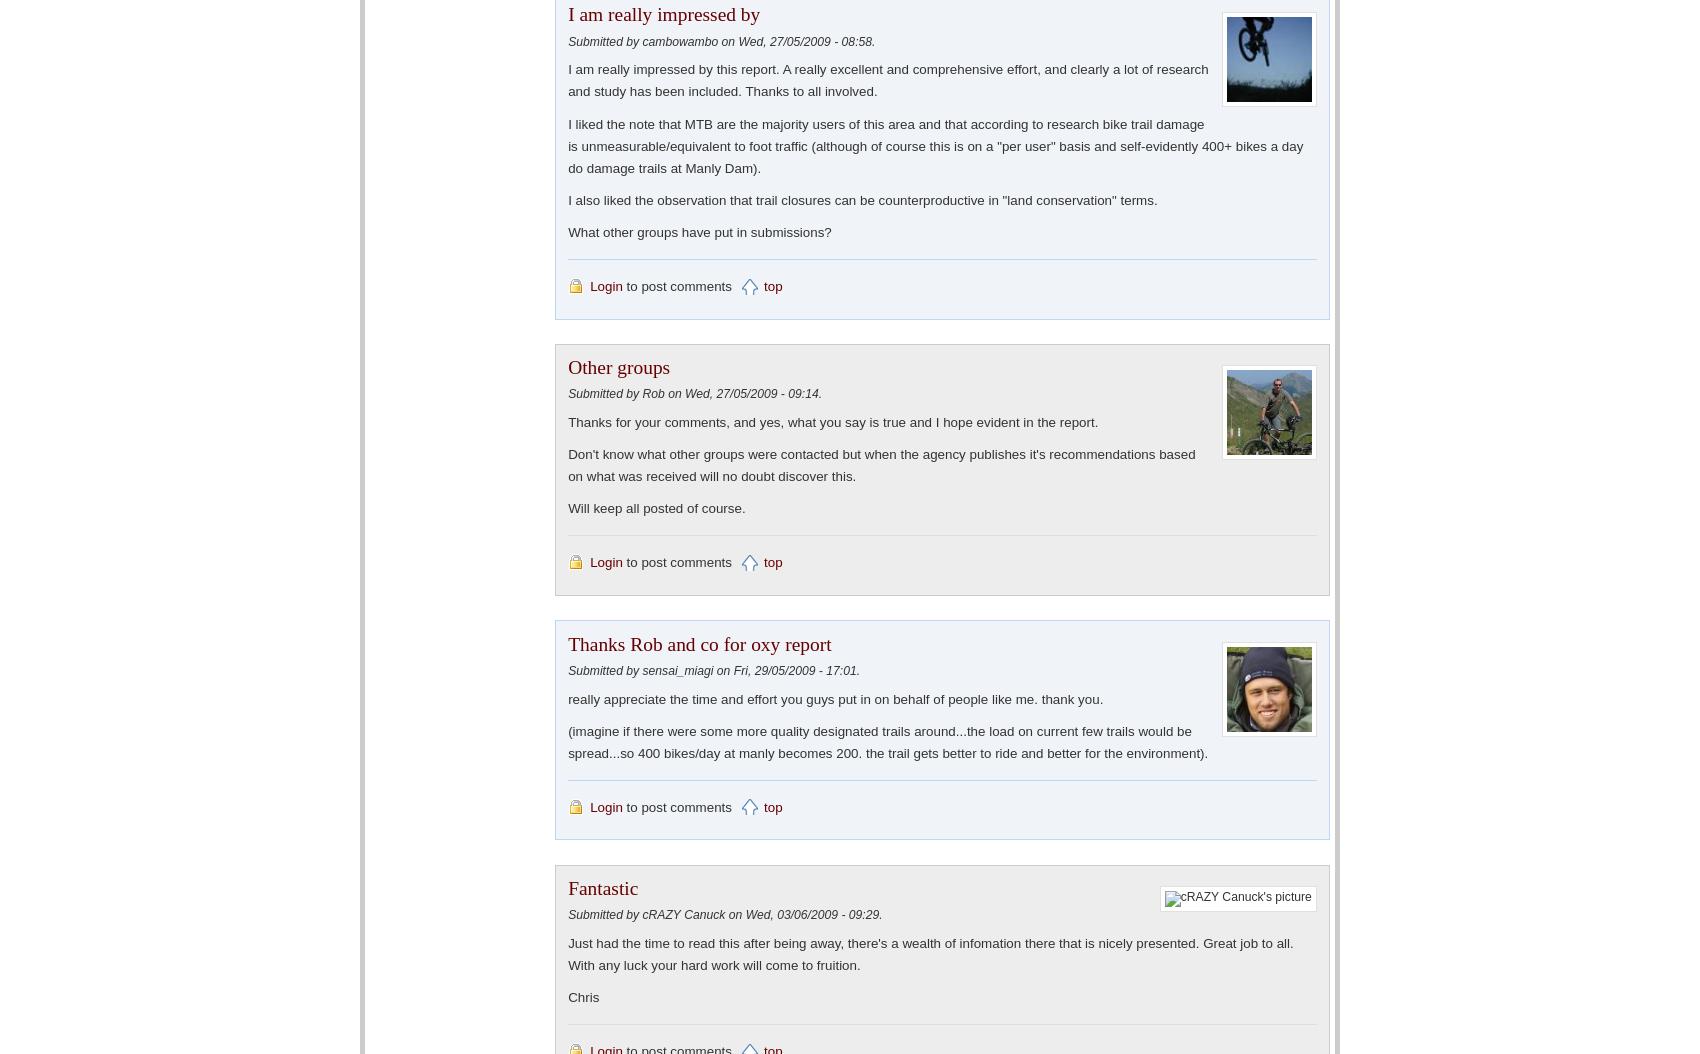  What do you see at coordinates (888, 741) in the screenshot?
I see `'(imagine if there were some more quality designated trails around...the load on current few trails would be spread...so 400 bikes/day at manly becomes 200.  the trail gets better to ride and better for the environment).'` at bounding box center [888, 741].